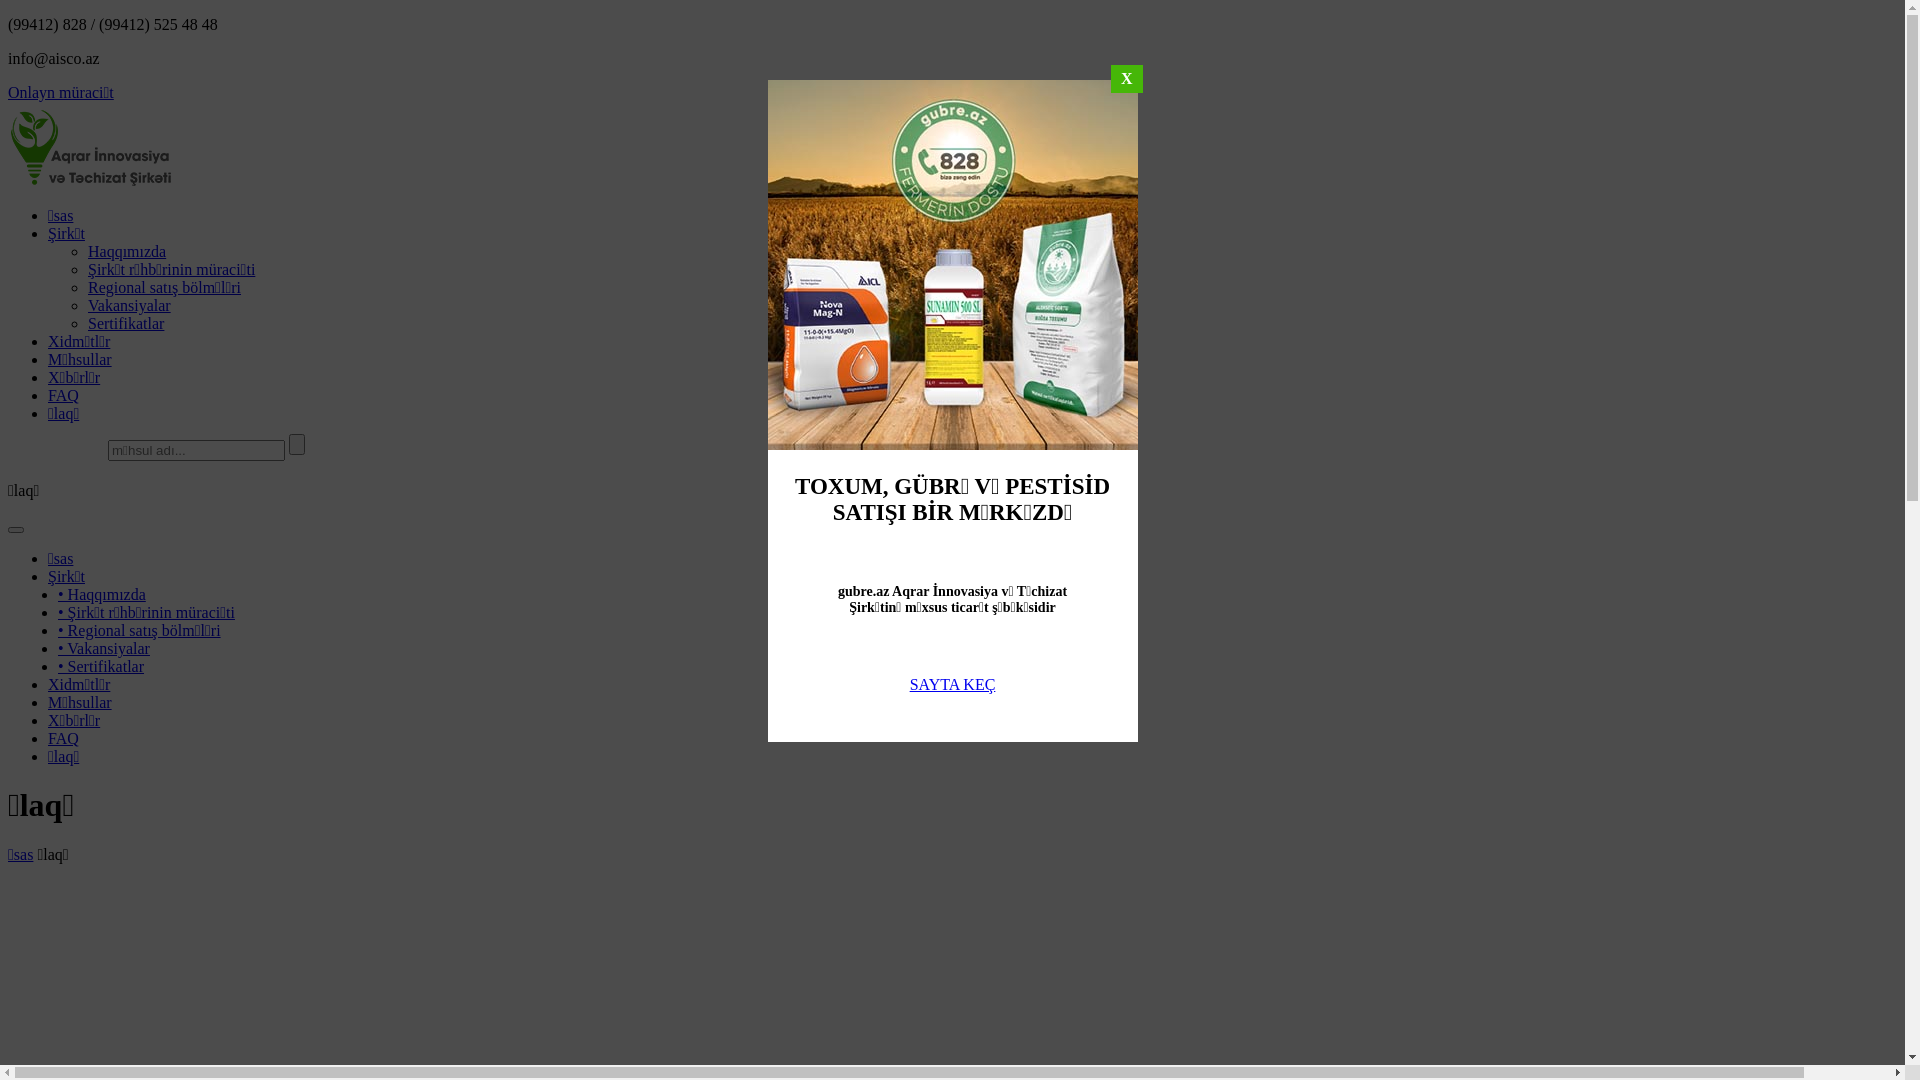  What do you see at coordinates (86, 305) in the screenshot?
I see `'Vakansiyalar'` at bounding box center [86, 305].